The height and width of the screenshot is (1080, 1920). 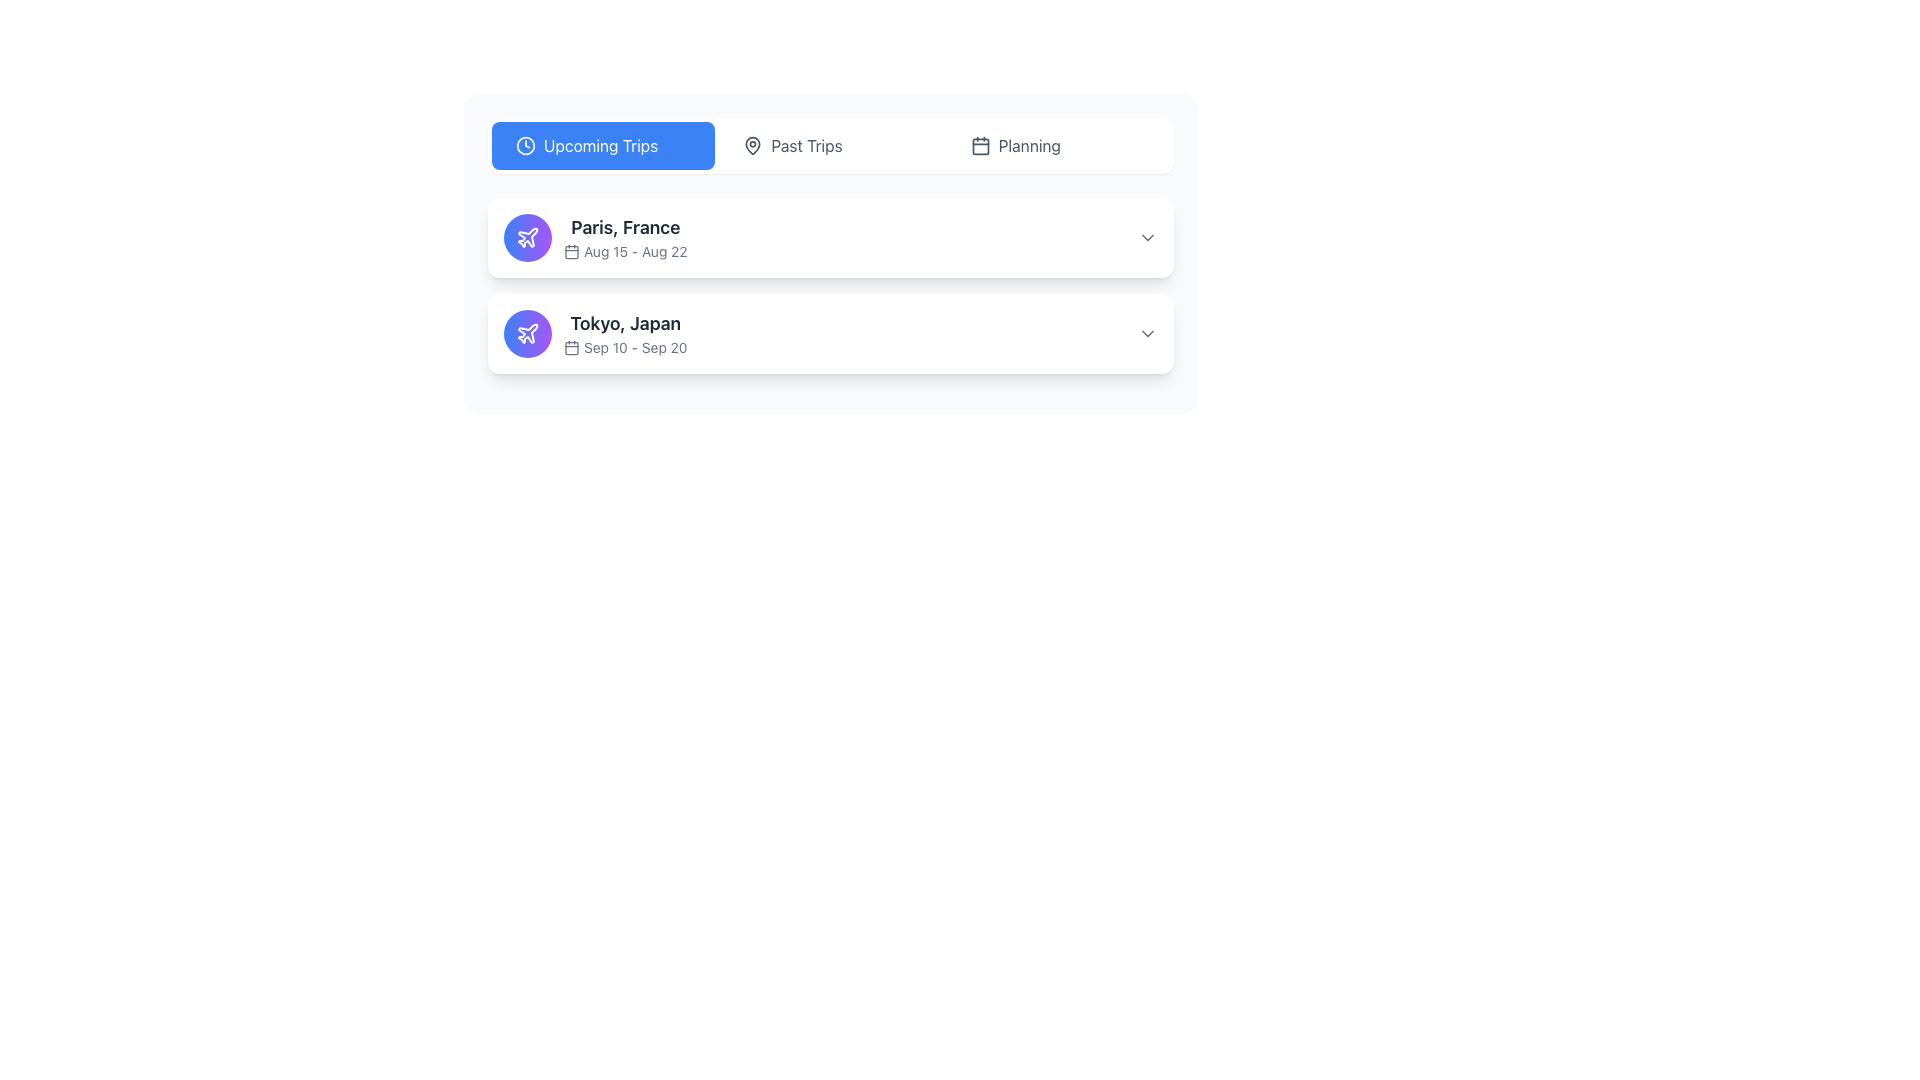 What do you see at coordinates (1147, 237) in the screenshot?
I see `the chevron-down icon located at the far right of the 'Paris, France Aug 15 - Aug 22' section` at bounding box center [1147, 237].